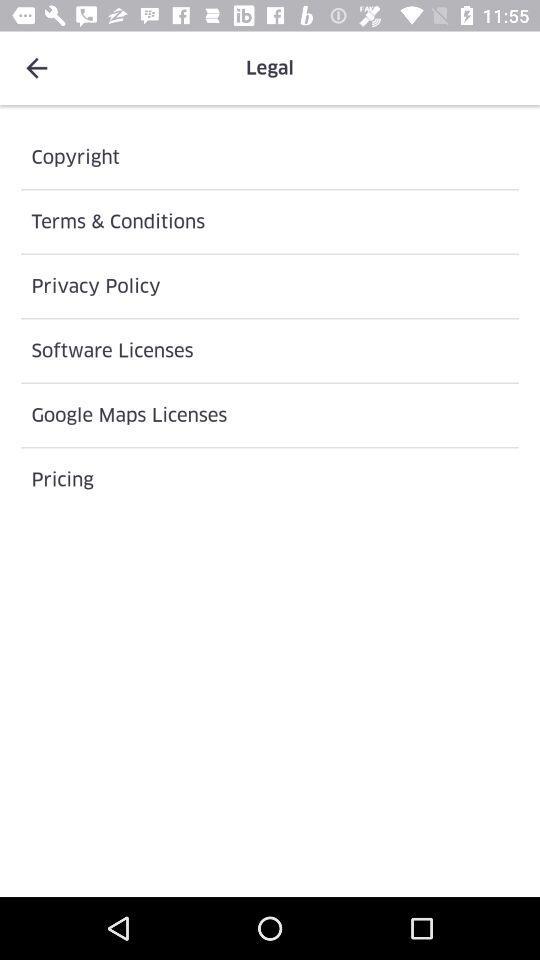 Image resolution: width=540 pixels, height=960 pixels. What do you see at coordinates (270, 480) in the screenshot?
I see `icon below the google maps licenses` at bounding box center [270, 480].